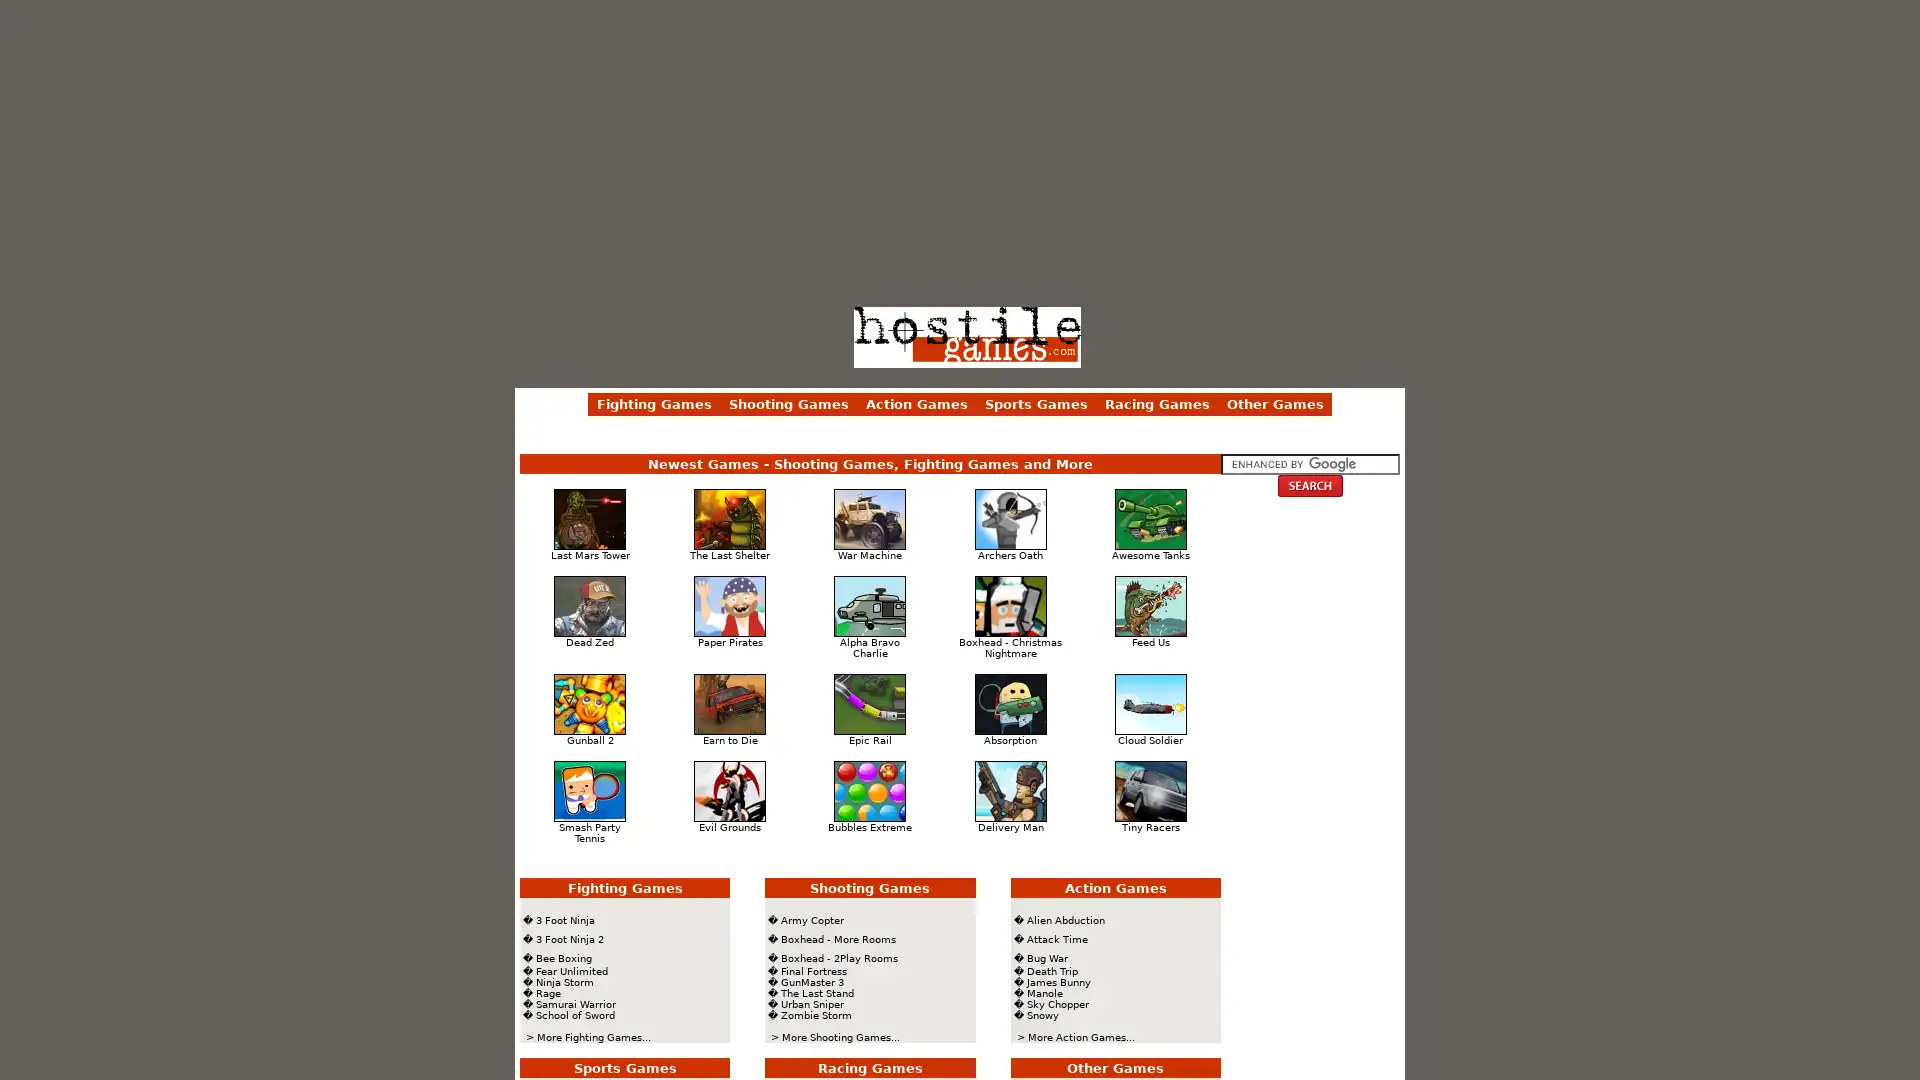 The height and width of the screenshot is (1080, 1920). Describe the element at coordinates (1310, 486) in the screenshot. I see `Shooting Games Search` at that location.